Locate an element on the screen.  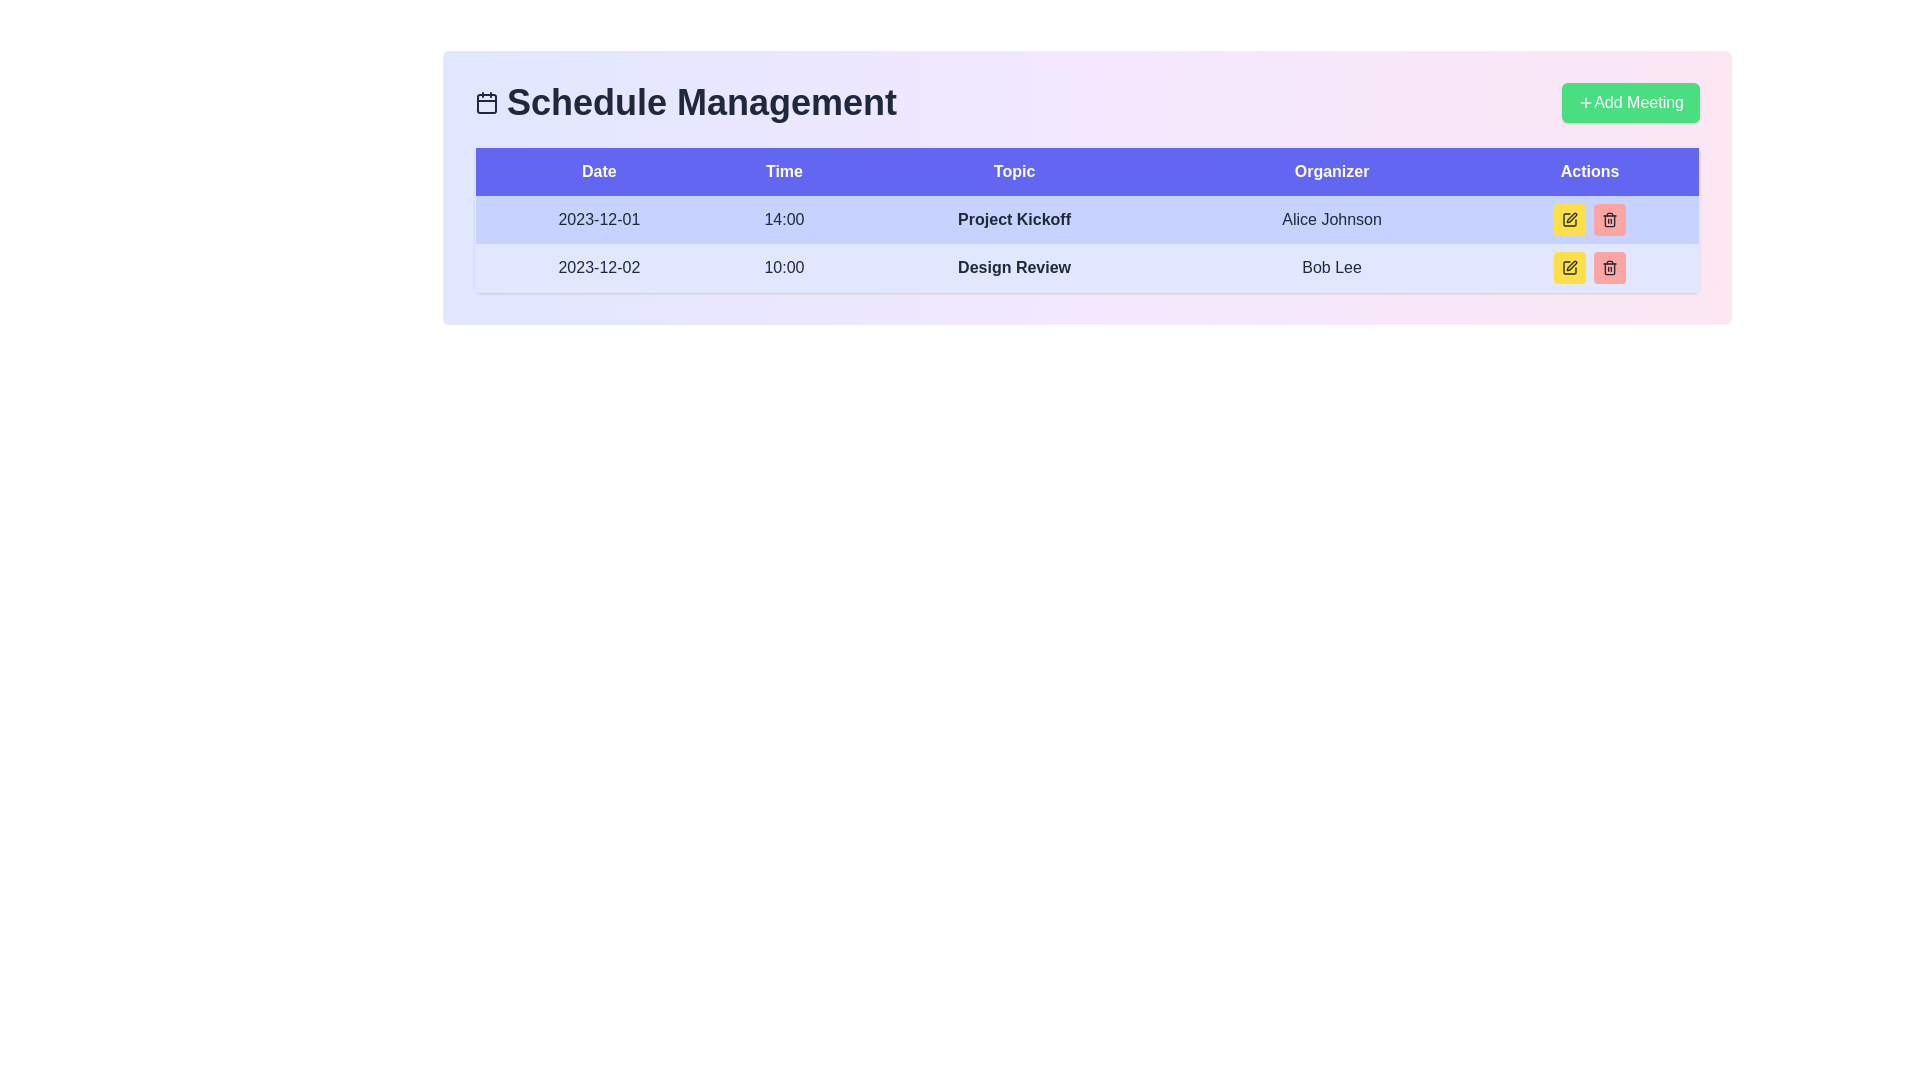
the static text label indicating the organizer's name for the 'Project Kickoff' event, located in the 'Organizer' column of the first row of the table is located at coordinates (1332, 219).